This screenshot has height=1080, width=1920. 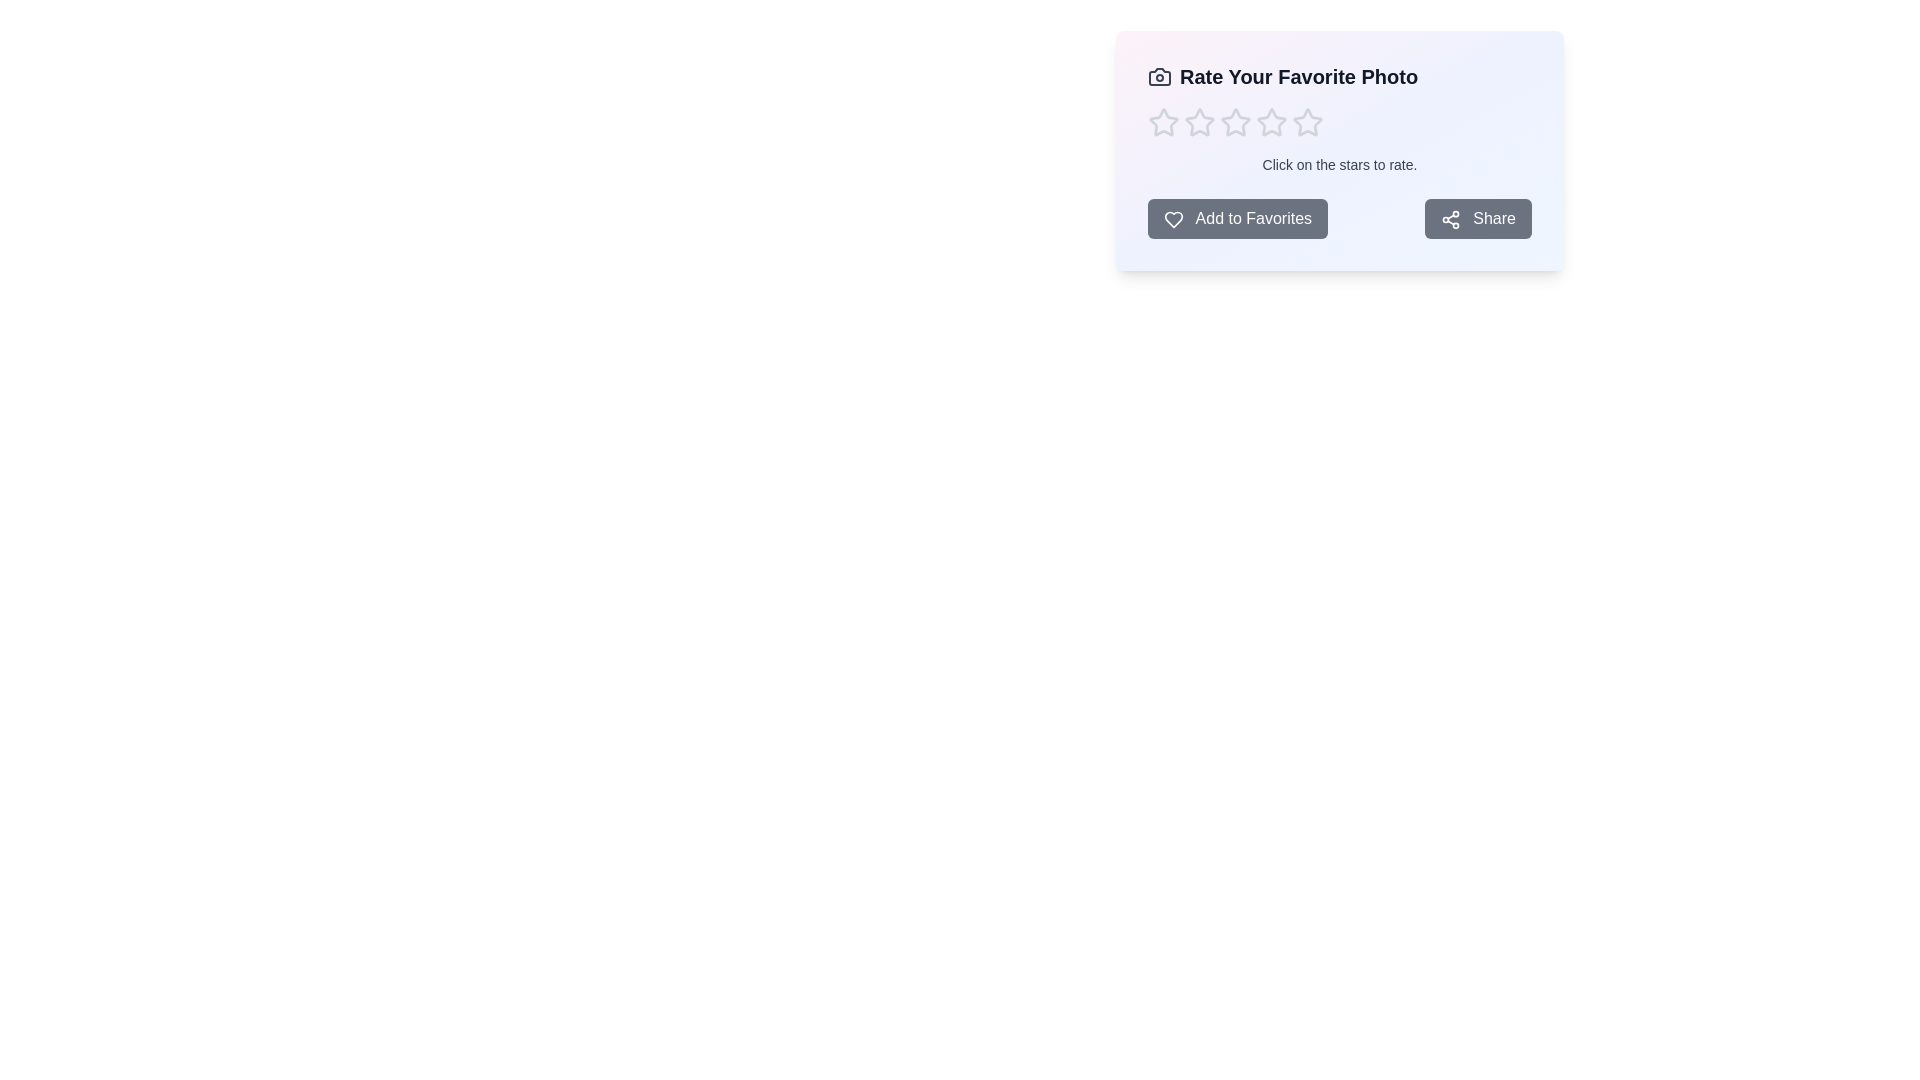 What do you see at coordinates (1450, 219) in the screenshot?
I see `the share icon located in the bottom-right corner of the card interface, which is part of the button labeled 'Share'` at bounding box center [1450, 219].